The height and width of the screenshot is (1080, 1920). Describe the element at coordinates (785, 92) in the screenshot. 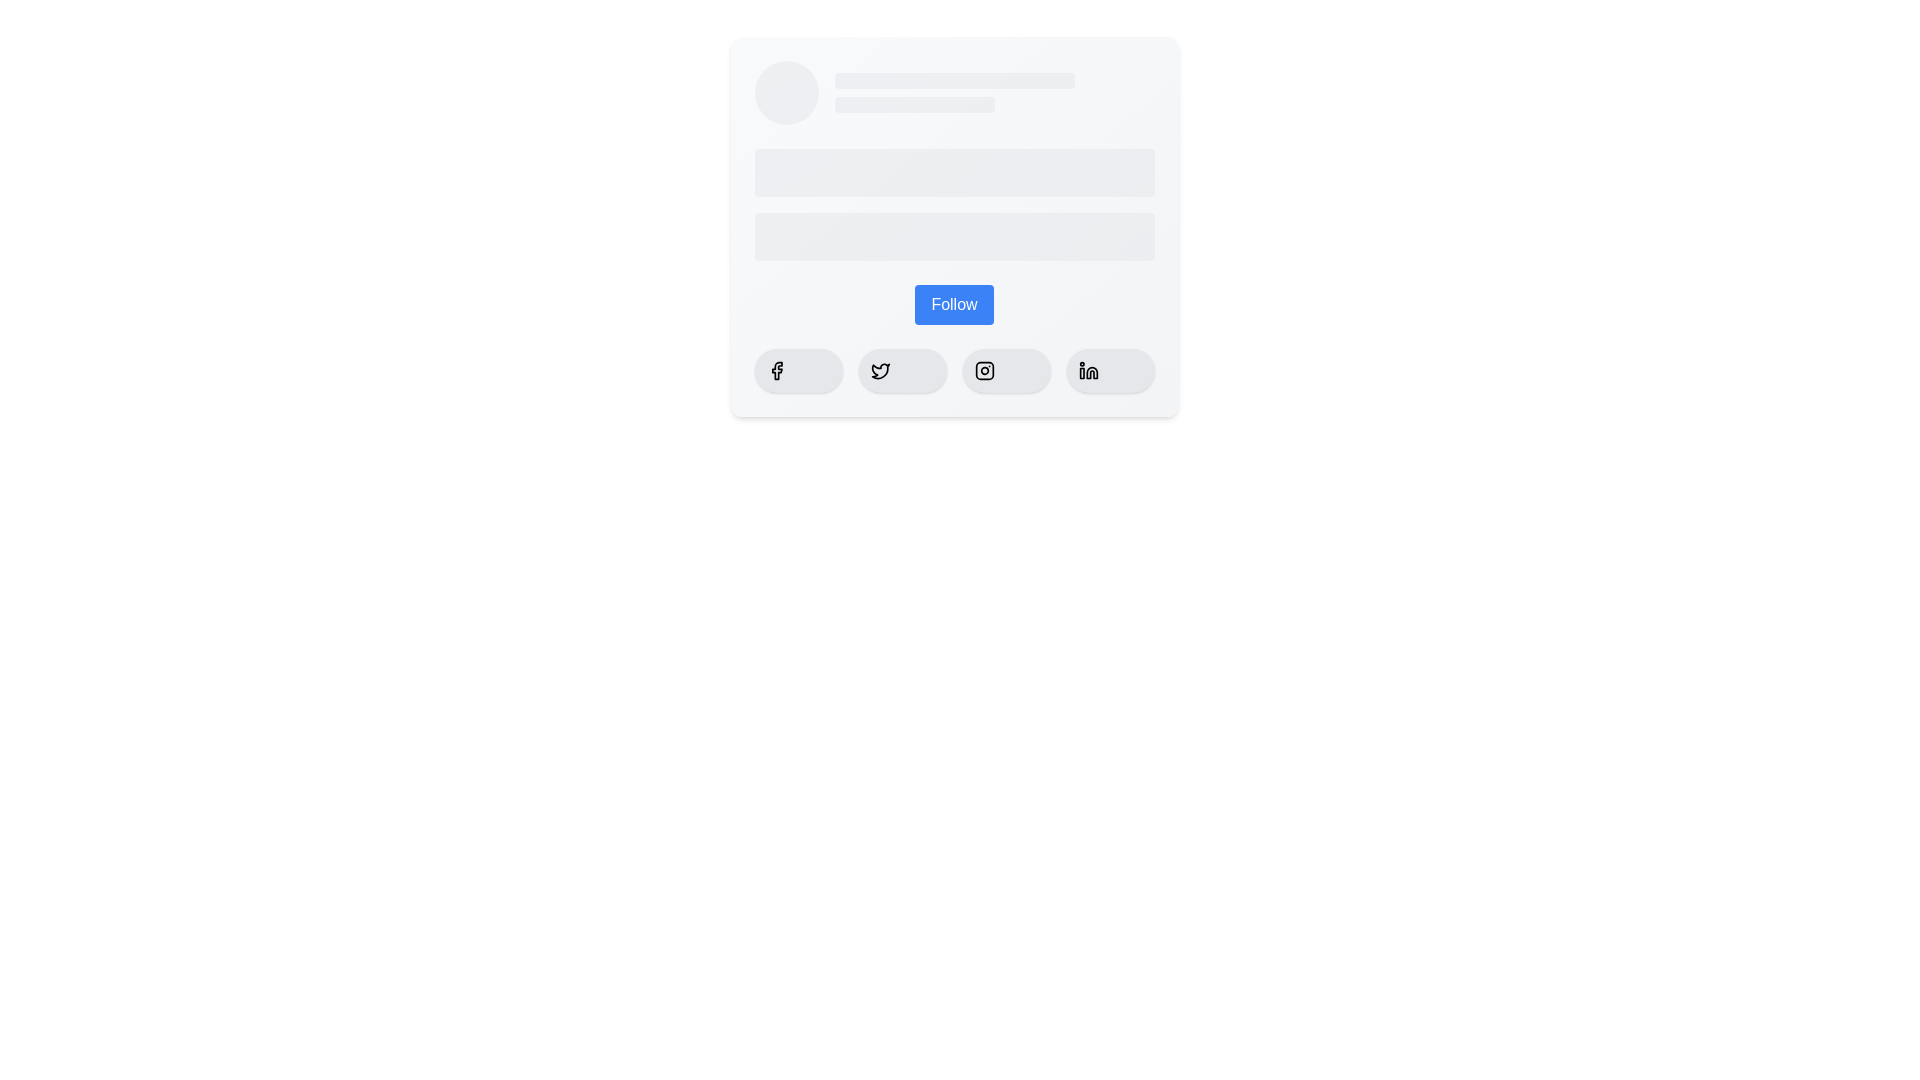

I see `the circular placeholder for a profile image located at the top-left corner of the card-like layout` at that location.